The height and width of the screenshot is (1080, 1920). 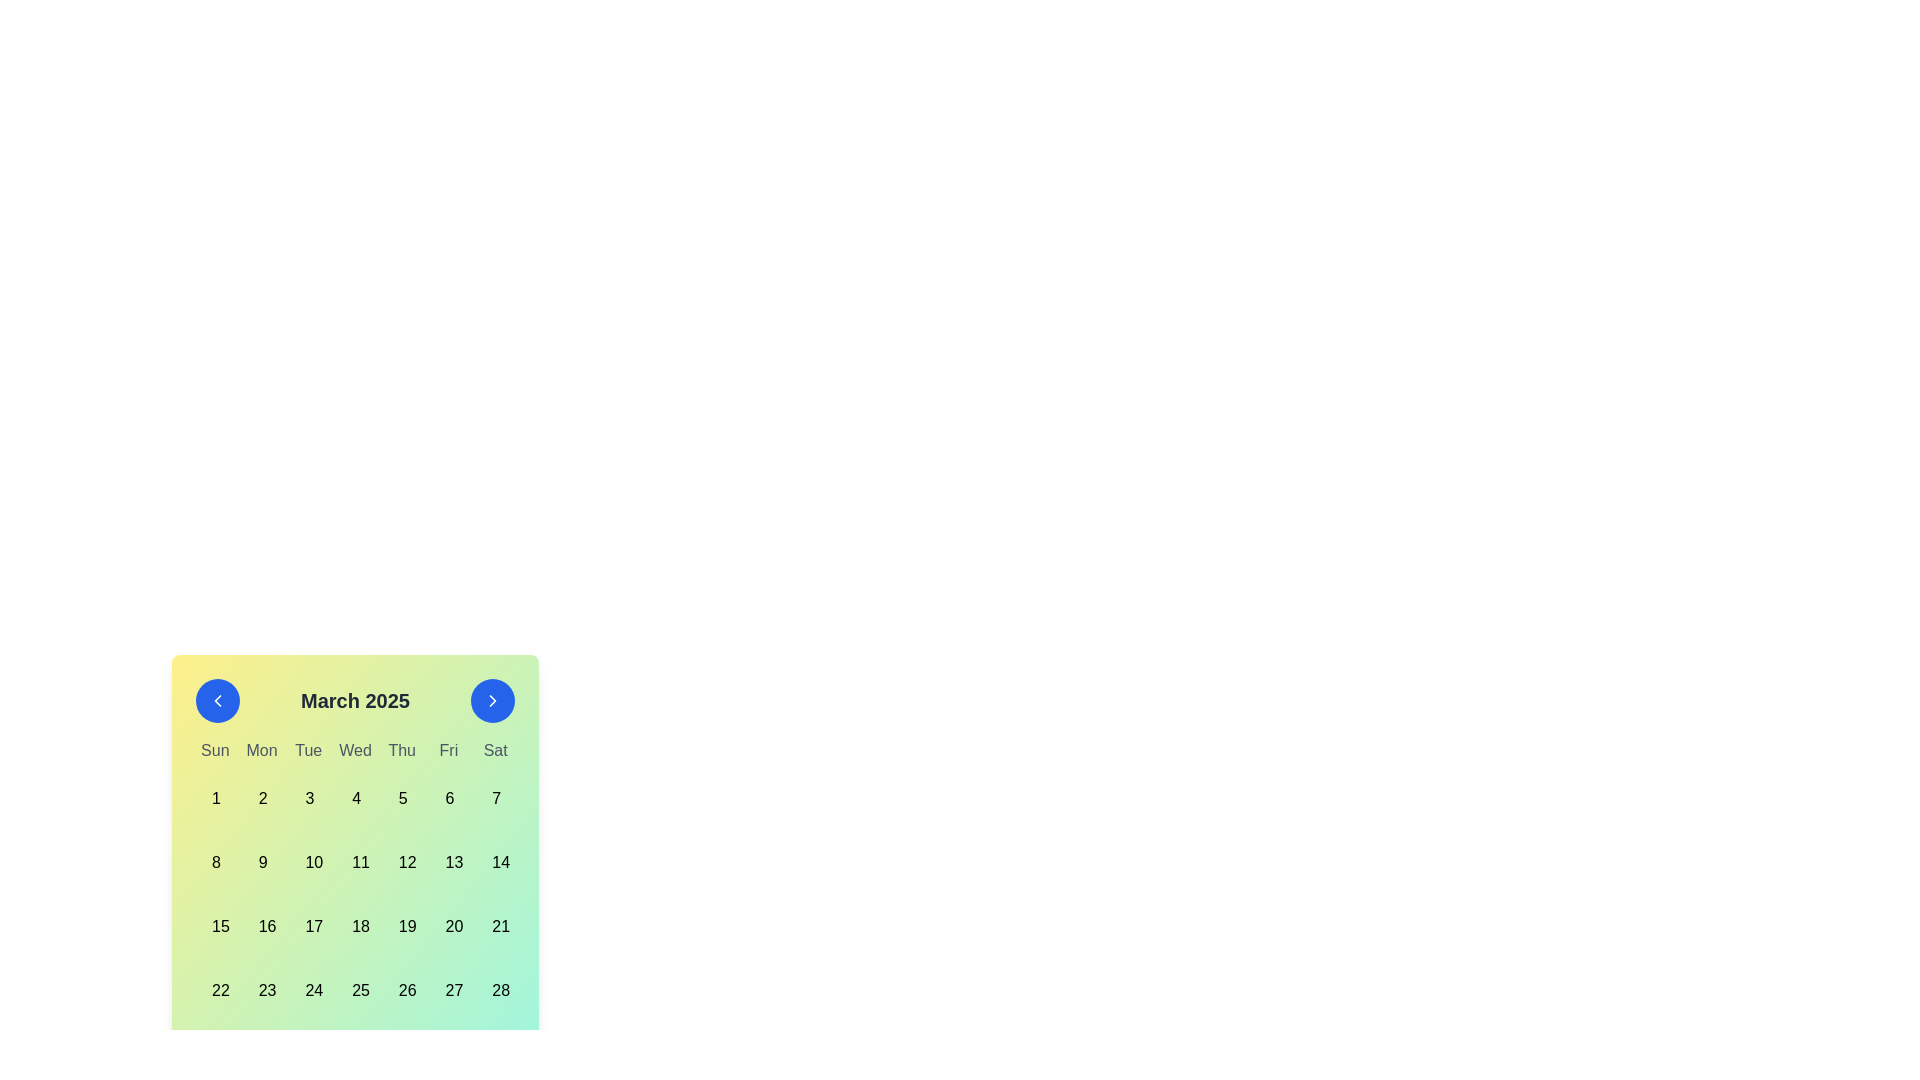 What do you see at coordinates (355, 700) in the screenshot?
I see `the read-only Text Label that indicates the currently visible month and year in the calendar, which is centrally located in the header section between two circular navigation buttons` at bounding box center [355, 700].